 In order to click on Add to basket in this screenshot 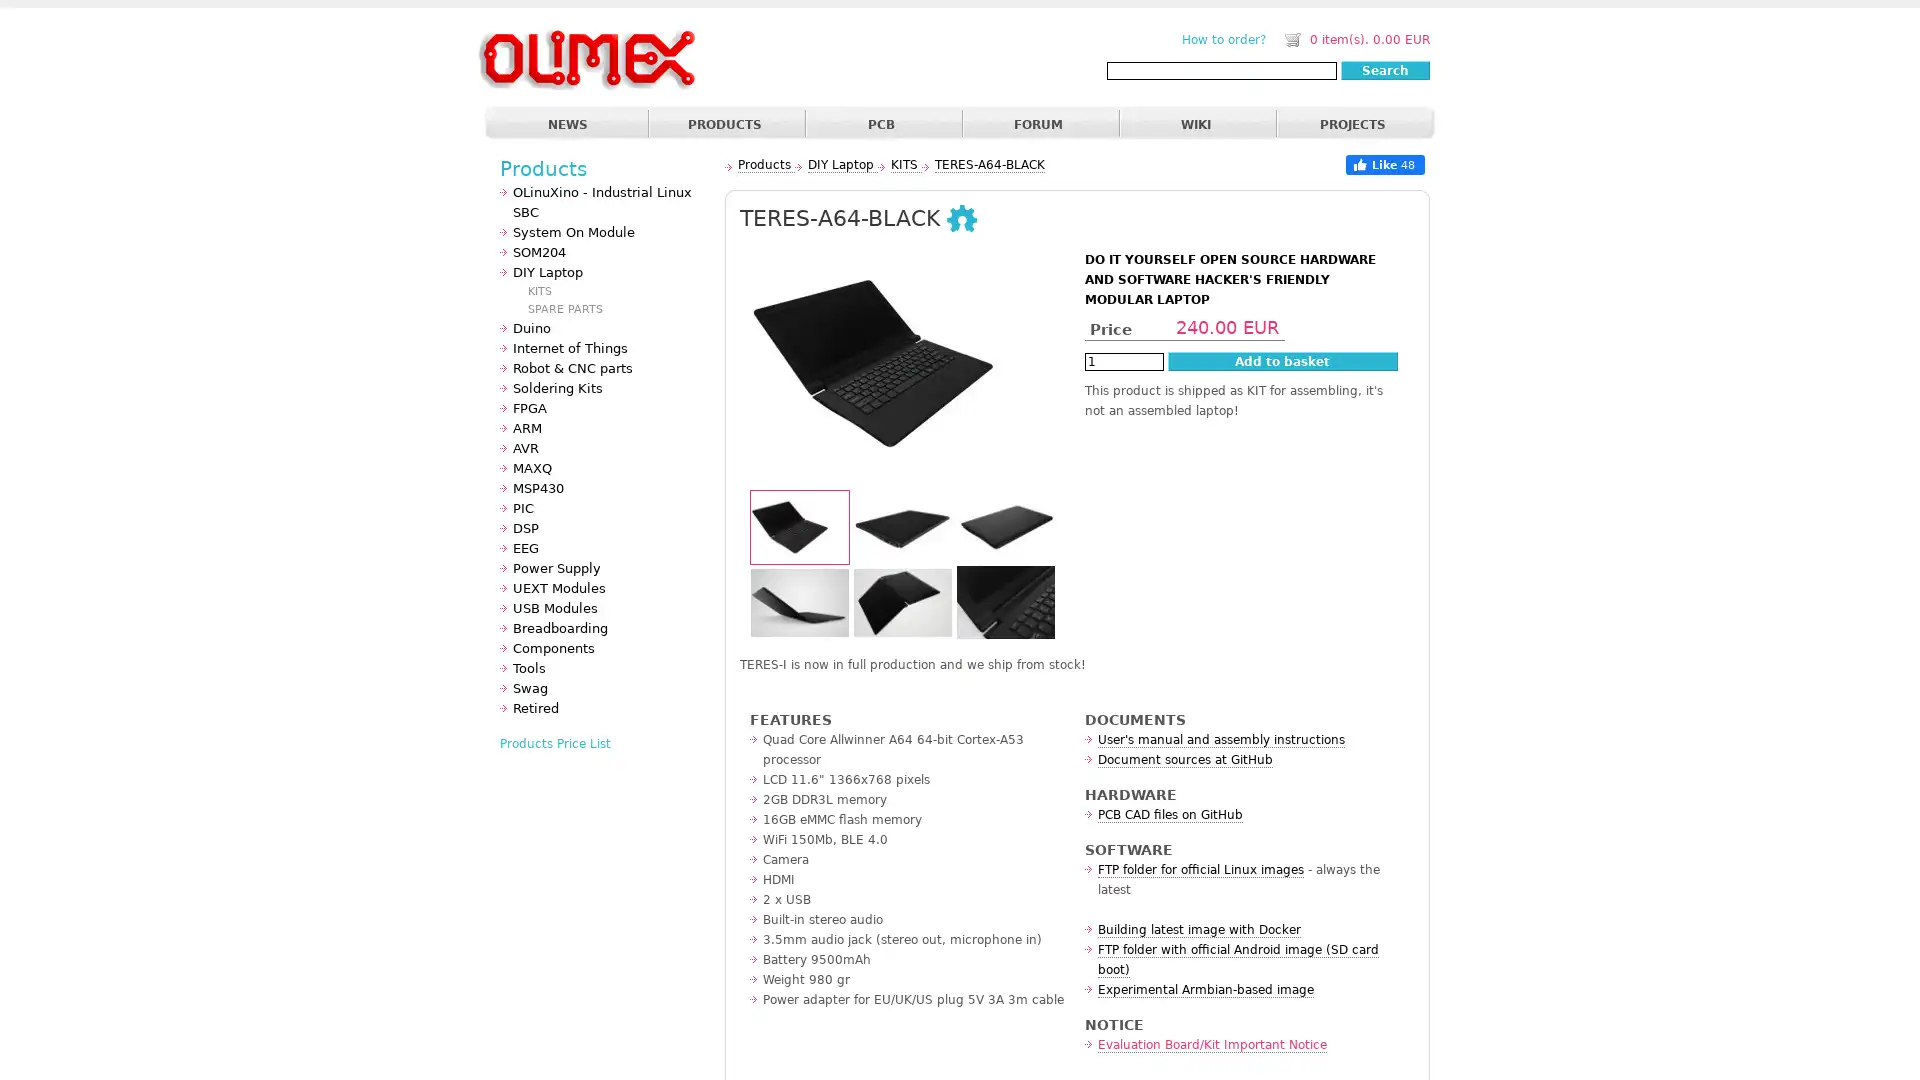, I will do `click(1281, 361)`.